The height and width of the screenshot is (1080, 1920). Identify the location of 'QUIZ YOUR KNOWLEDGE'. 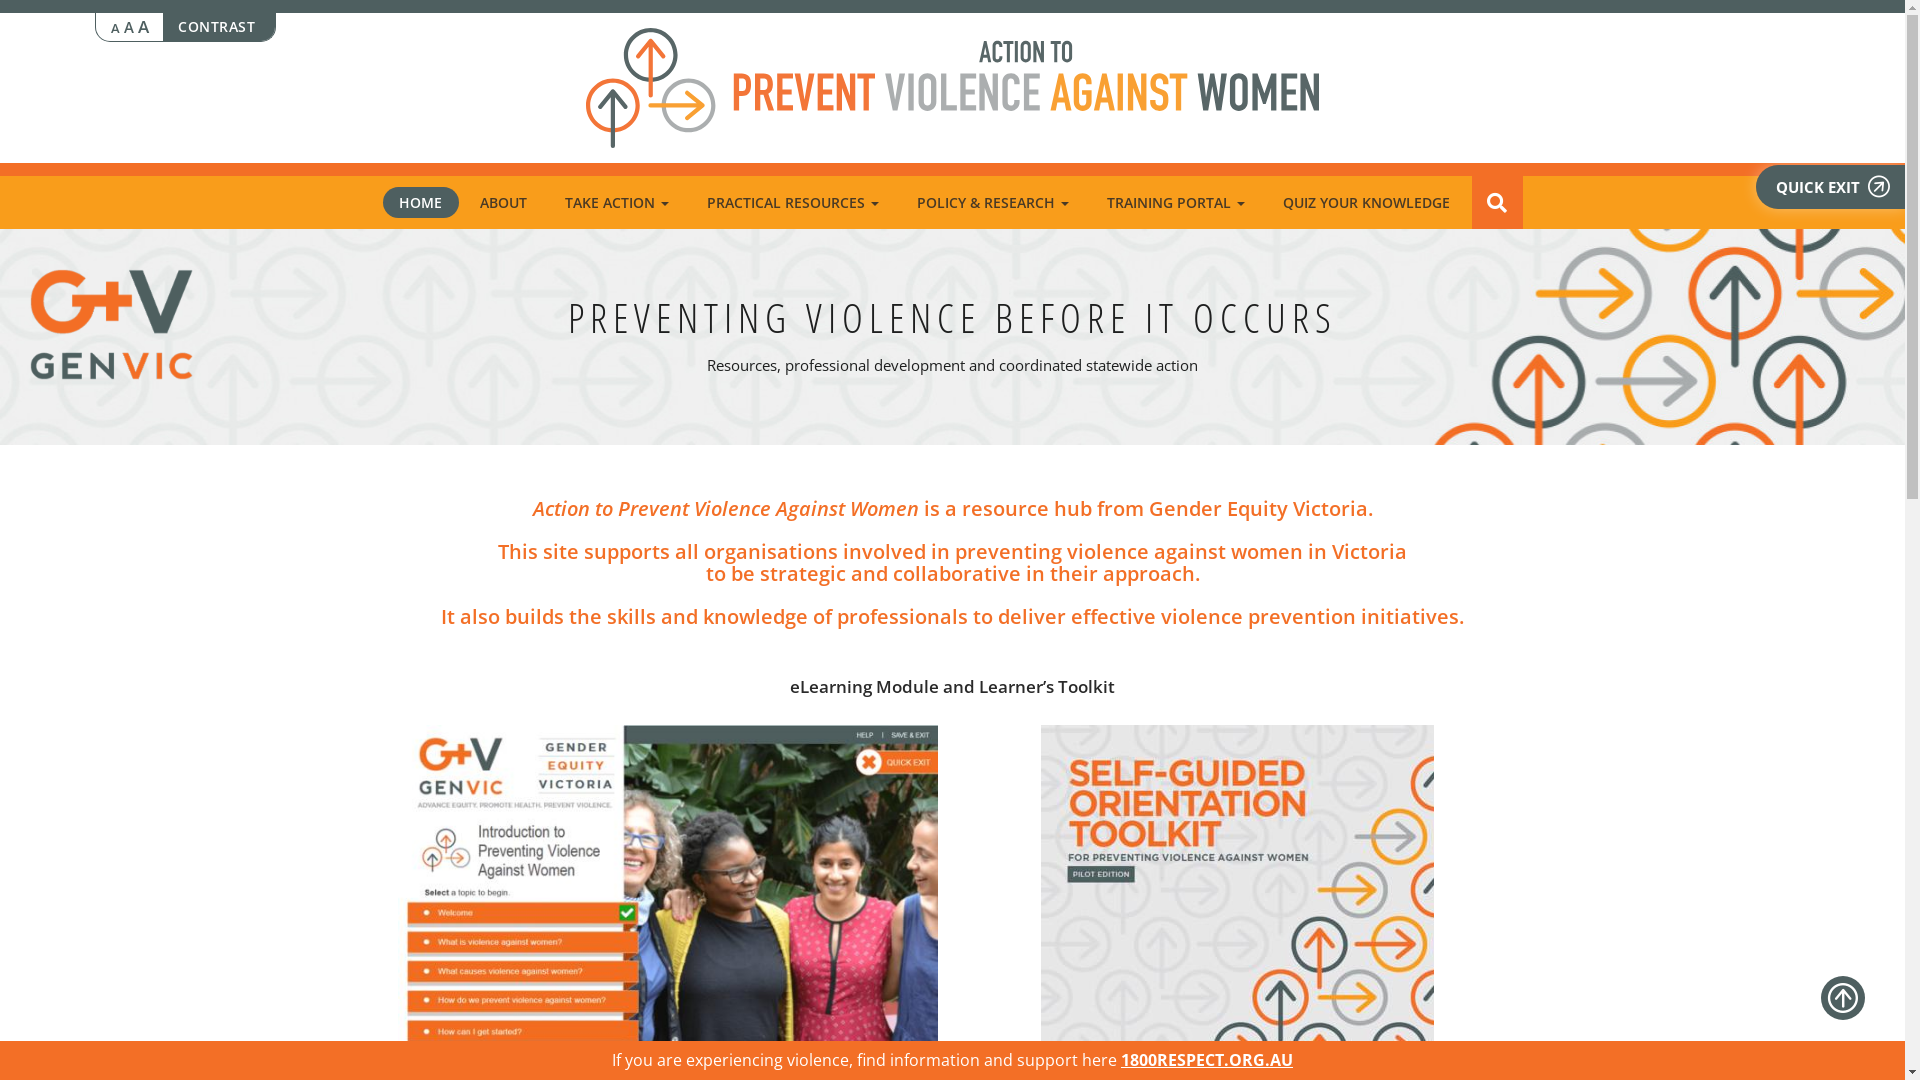
(1365, 202).